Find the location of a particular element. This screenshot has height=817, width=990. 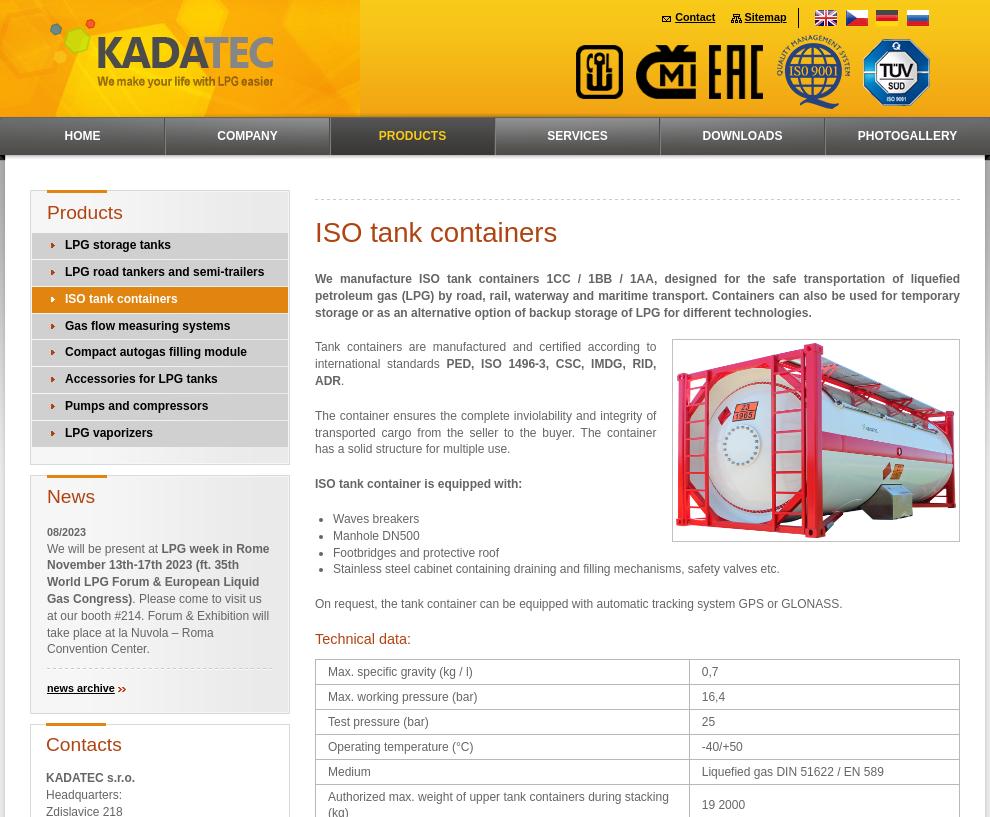

'. Please come to visit us at our booth #214. Forum & Exhibition will take place at la Nuvola – Roma Convention Center.' is located at coordinates (158, 623).